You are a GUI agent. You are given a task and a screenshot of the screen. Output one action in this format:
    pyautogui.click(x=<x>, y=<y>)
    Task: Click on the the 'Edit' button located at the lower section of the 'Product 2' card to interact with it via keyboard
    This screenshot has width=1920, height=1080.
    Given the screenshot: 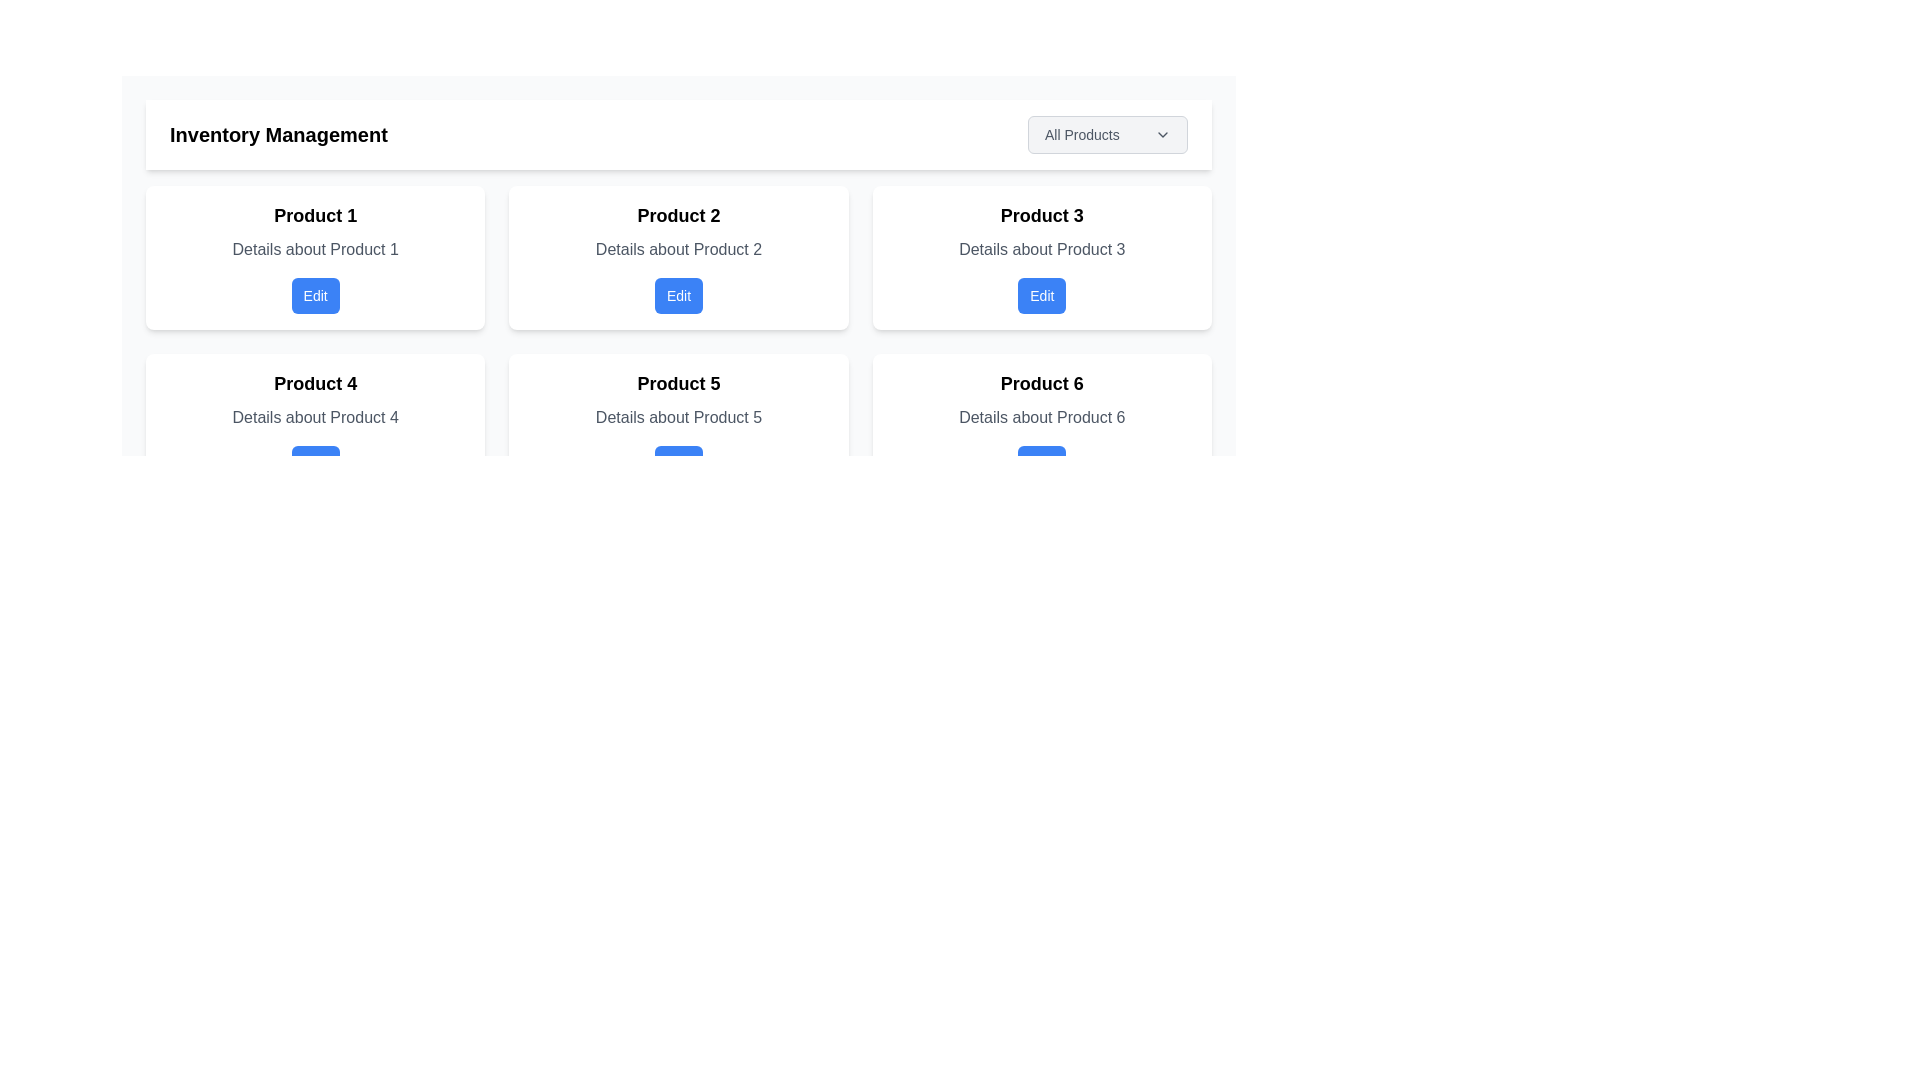 What is the action you would take?
    pyautogui.click(x=678, y=296)
    